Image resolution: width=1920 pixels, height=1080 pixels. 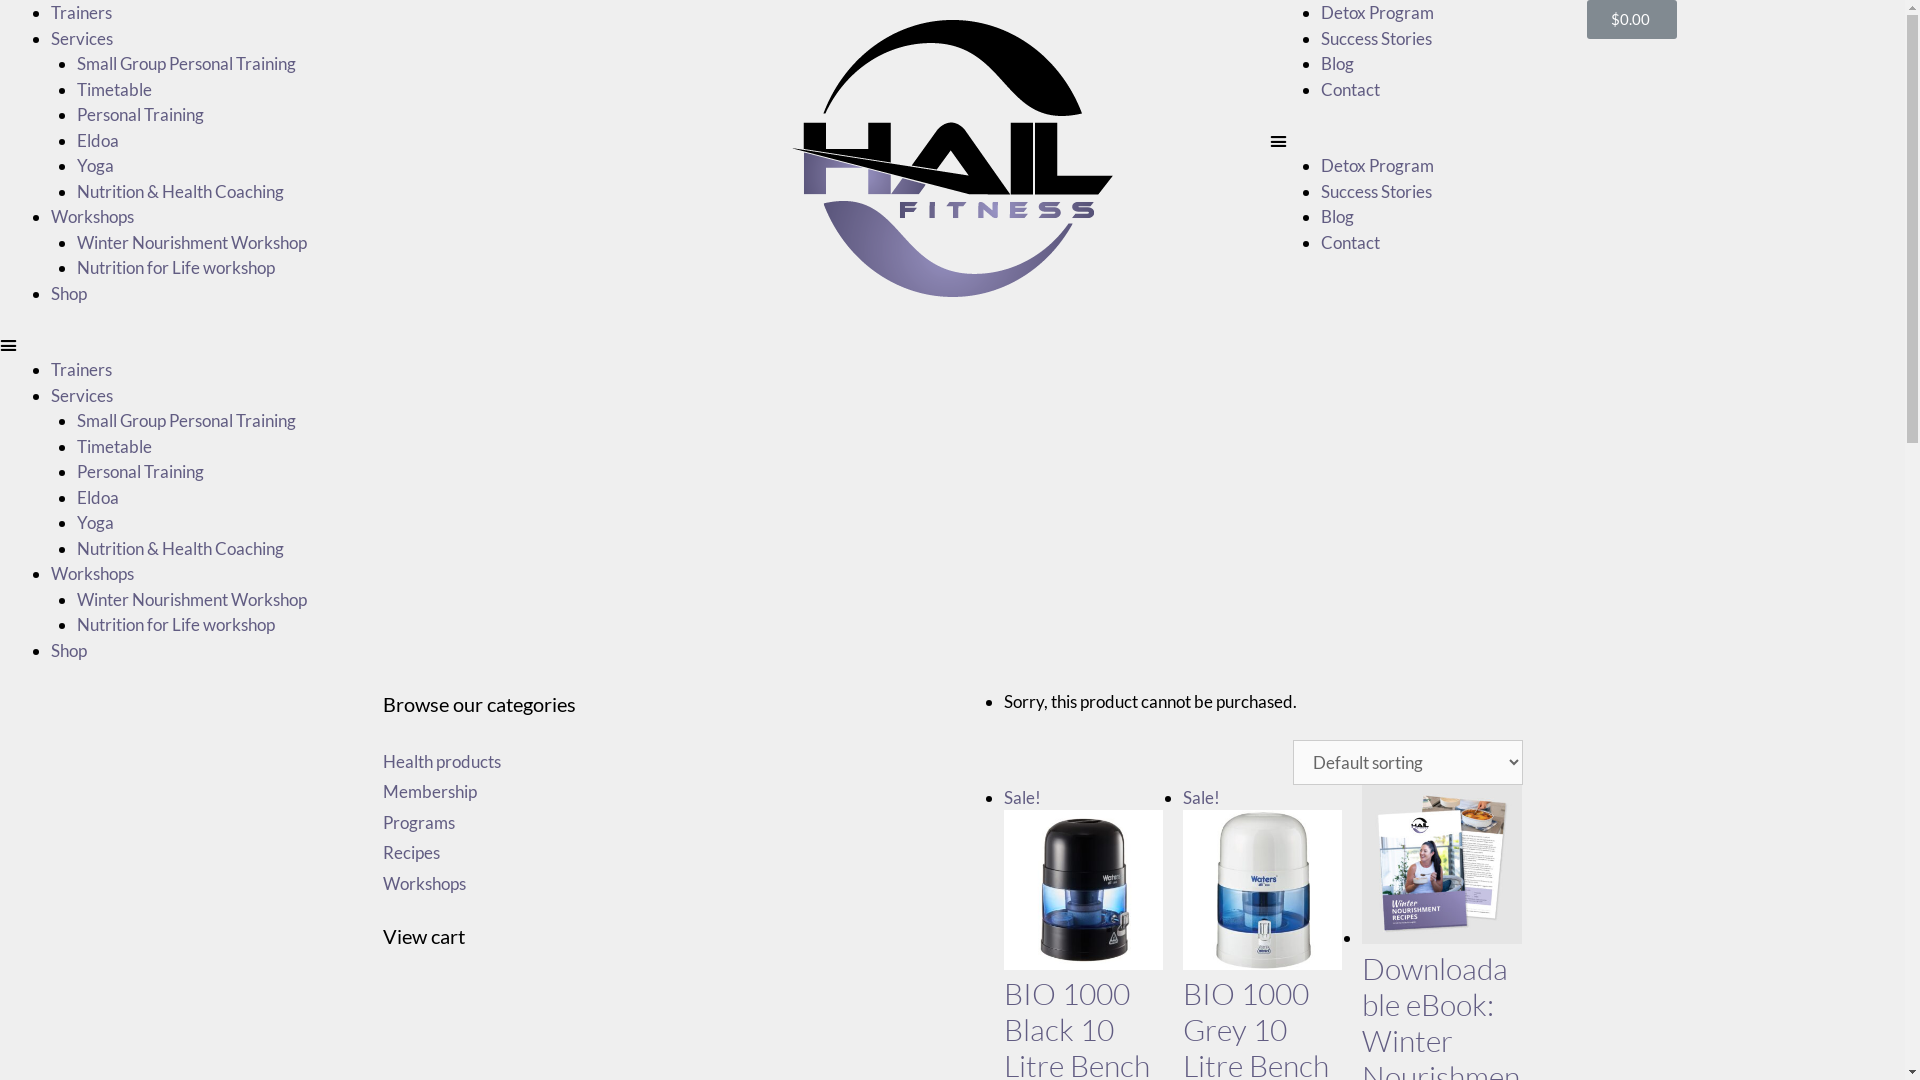 I want to click on 'Blog', so click(x=1337, y=216).